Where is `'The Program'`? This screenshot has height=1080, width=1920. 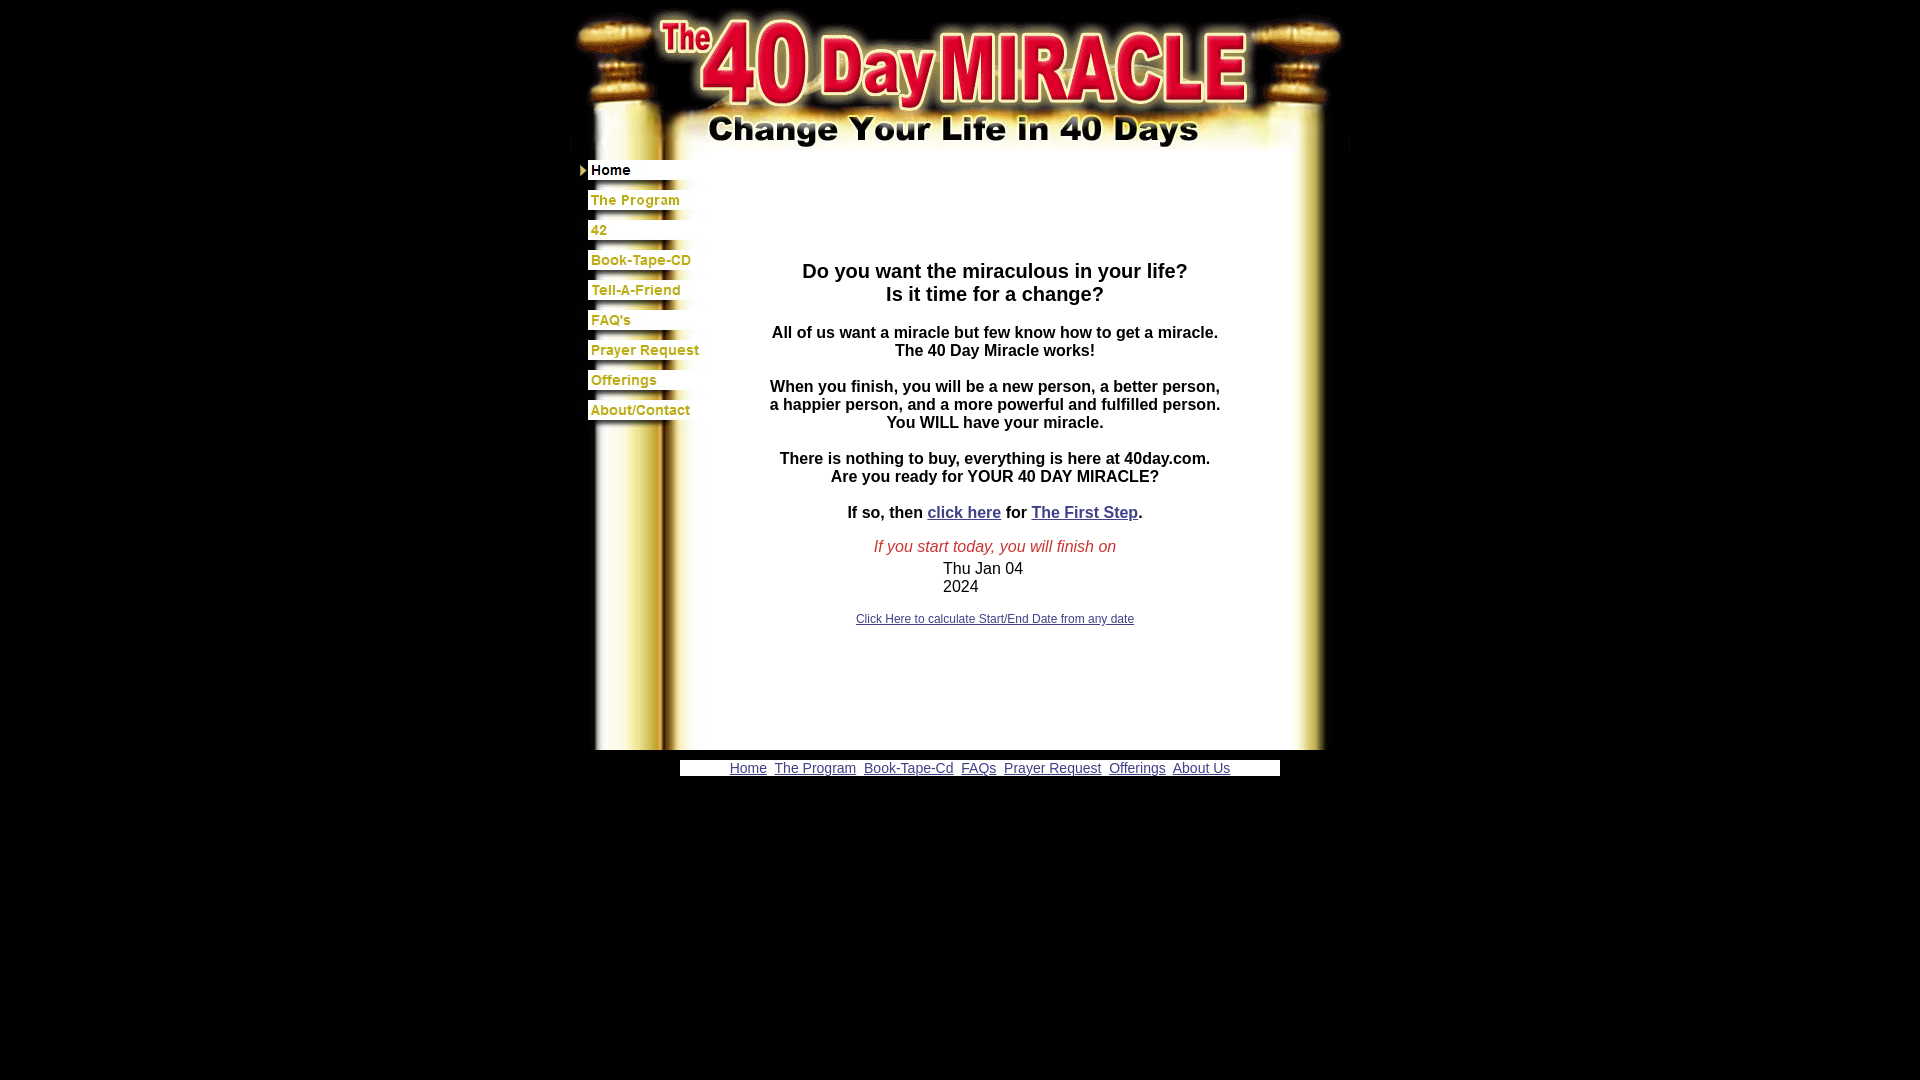 'The Program' is located at coordinates (816, 766).